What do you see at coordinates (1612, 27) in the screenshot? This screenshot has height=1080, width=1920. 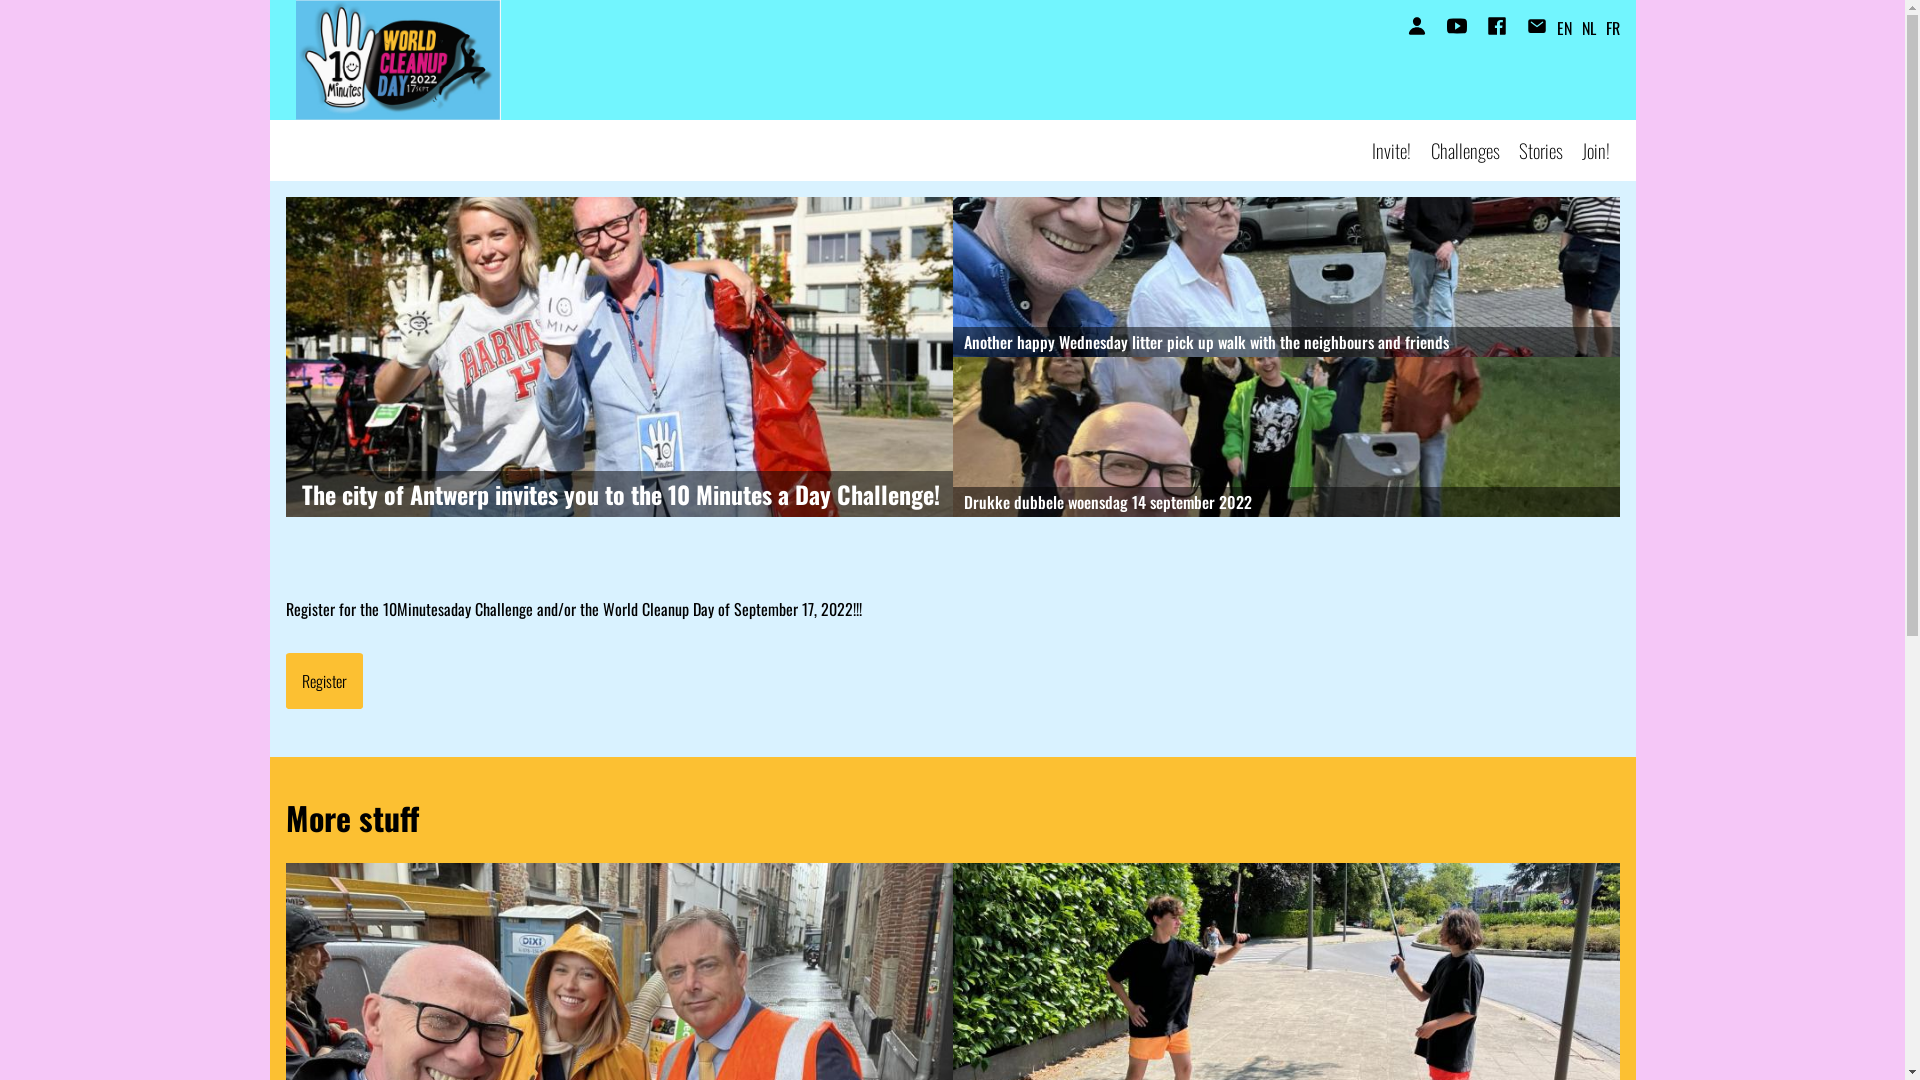 I see `'FR'` at bounding box center [1612, 27].